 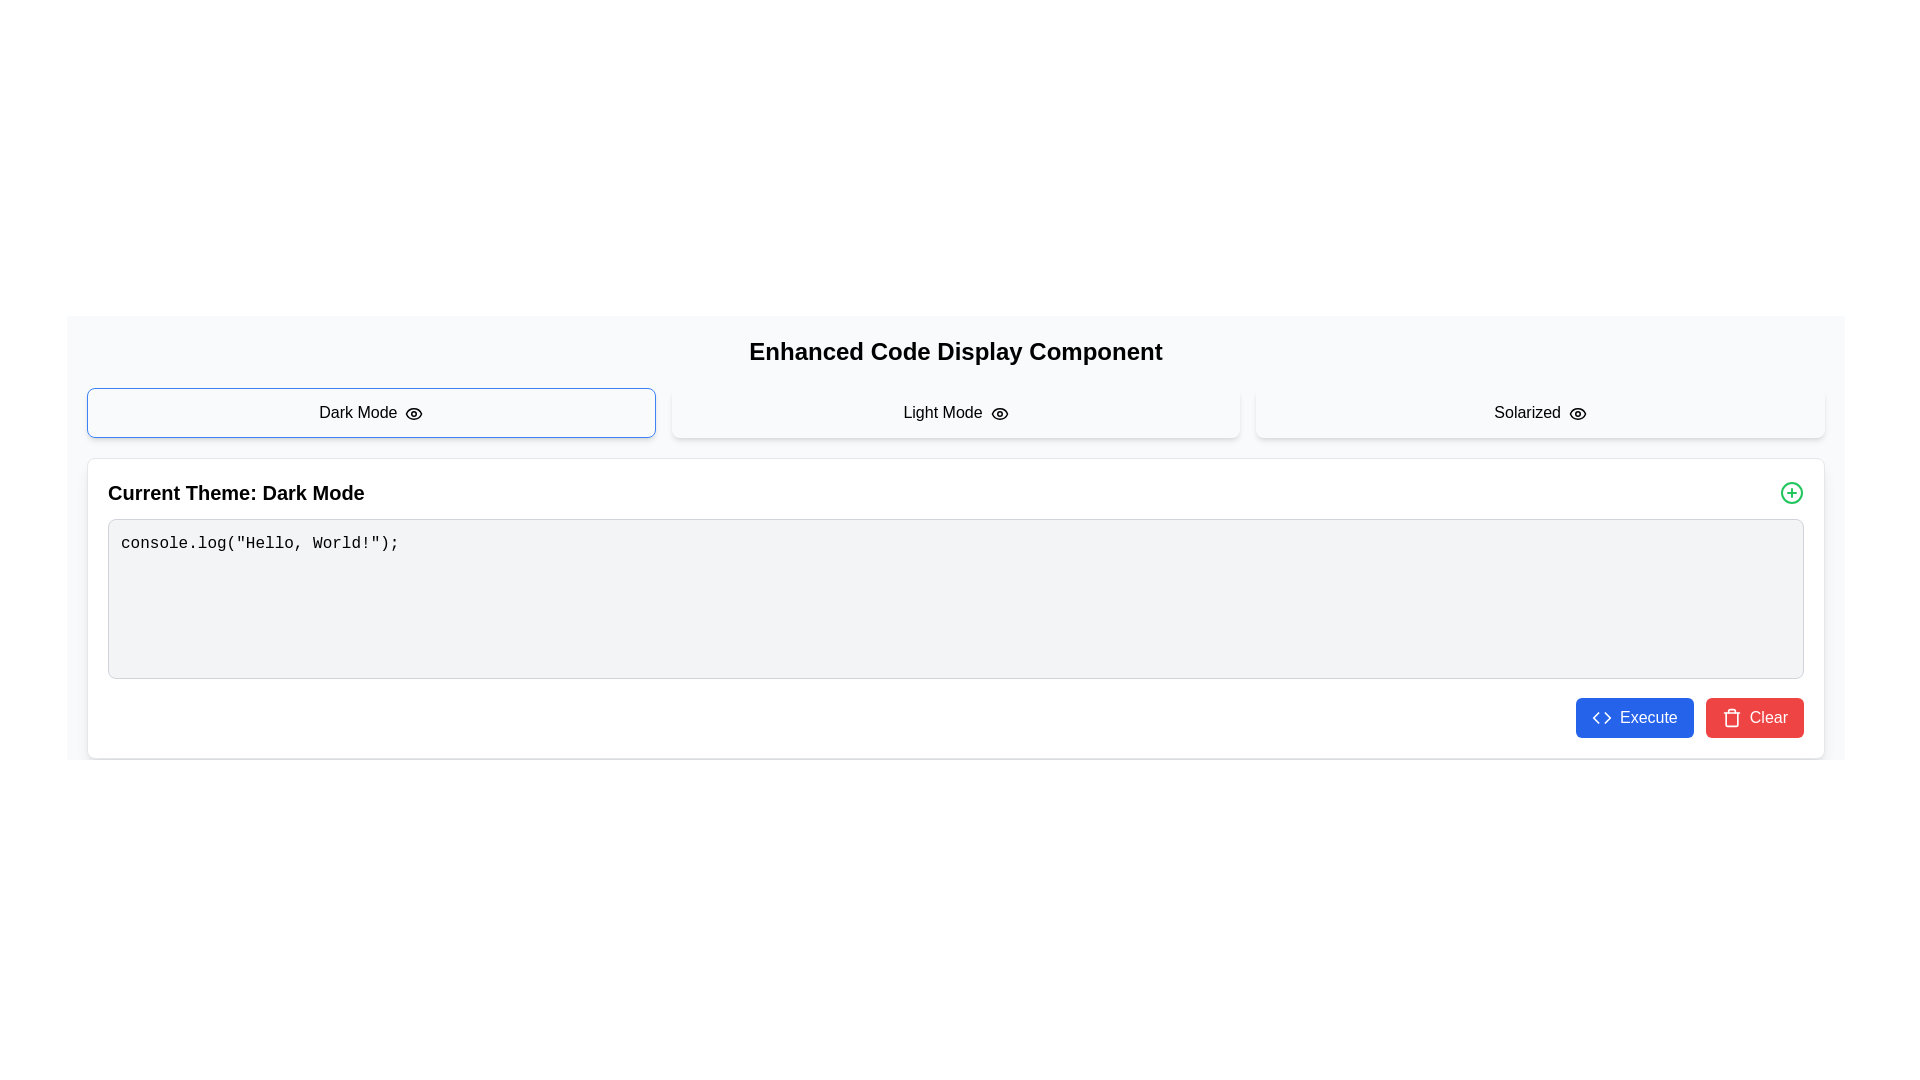 I want to click on the 'Dark Mode' button, which is a rectangular button with a light background, blue border, and an eye icon next to the text. It is located in the first column of a three-column layout, positioned to the left of 'Light Mode' and 'Solarized', so click(x=371, y=411).